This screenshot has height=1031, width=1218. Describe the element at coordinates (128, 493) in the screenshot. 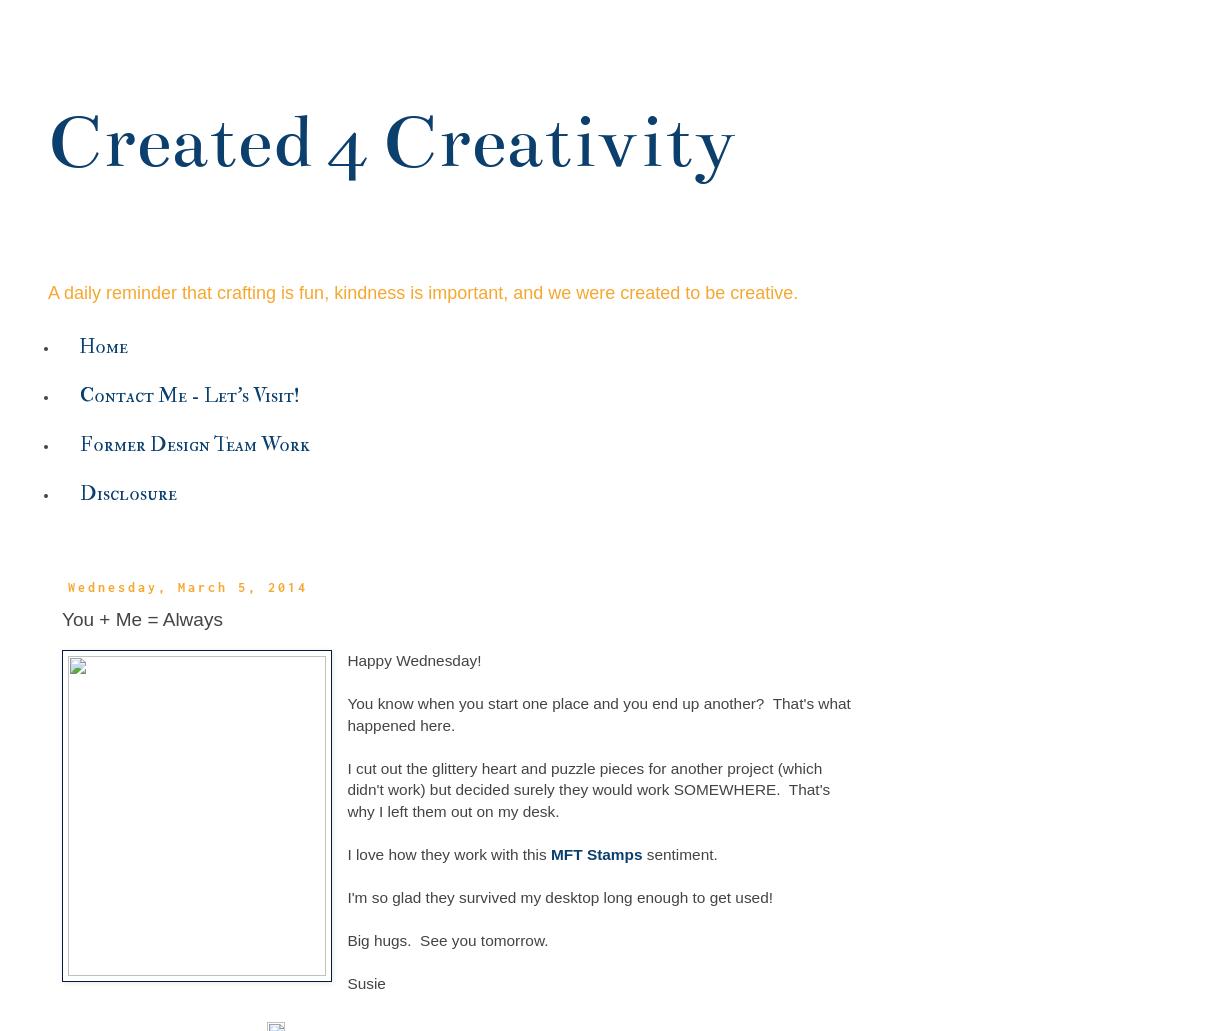

I see `'Disclosure'` at that location.